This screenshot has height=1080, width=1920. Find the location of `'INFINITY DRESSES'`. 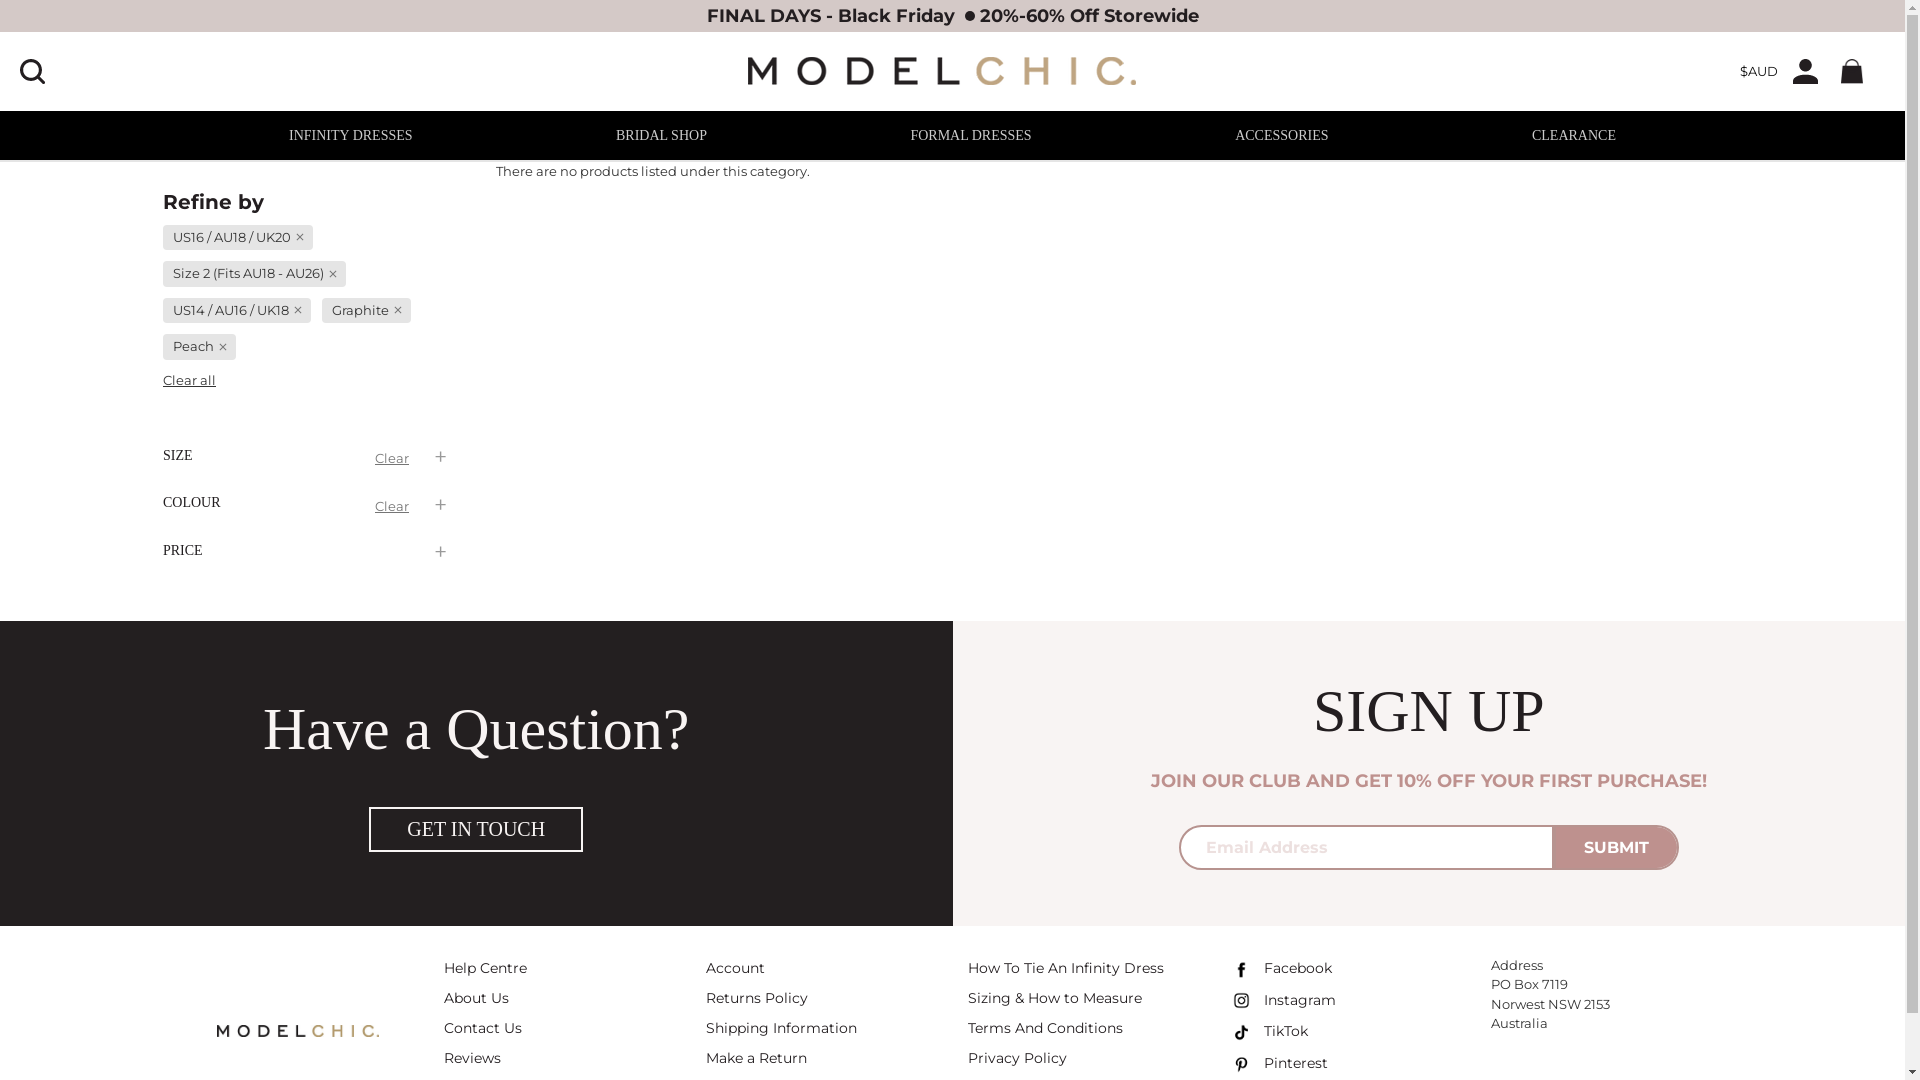

'INFINITY DRESSES' is located at coordinates (350, 135).